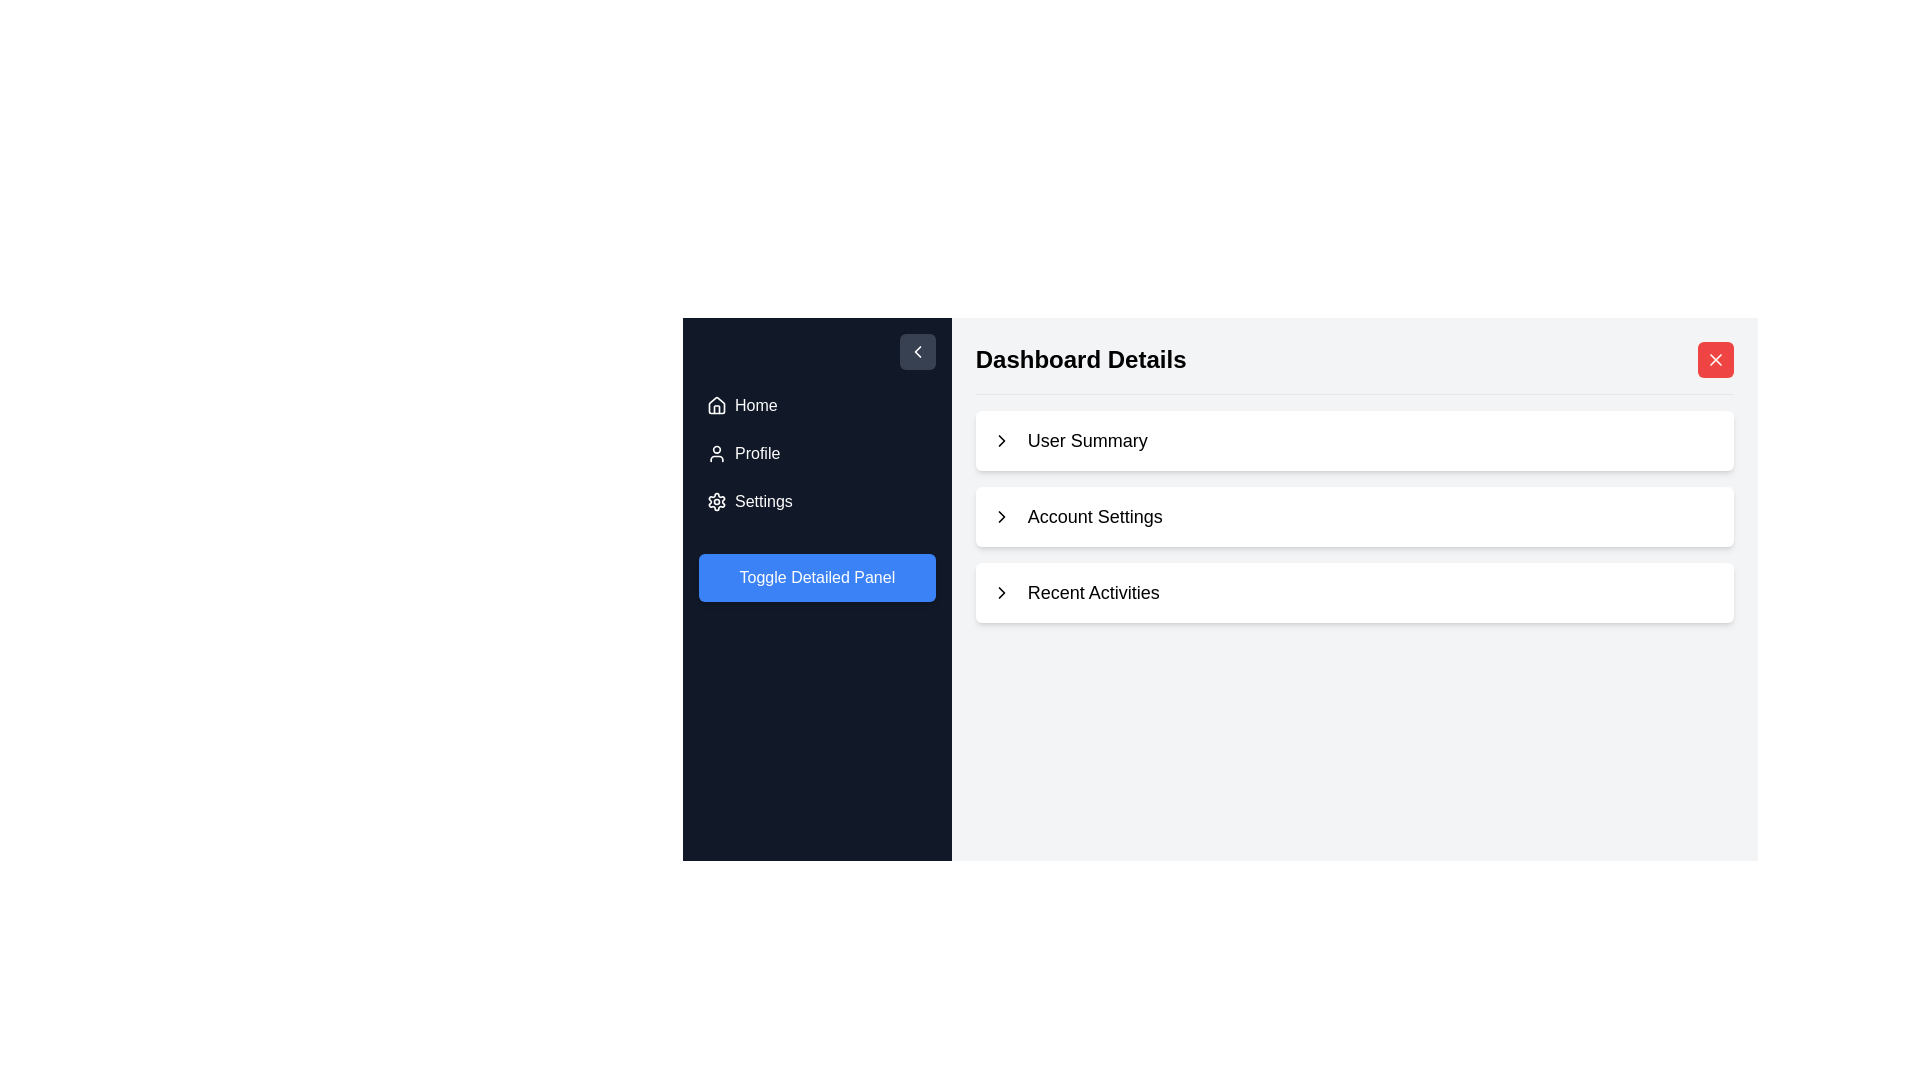 The width and height of the screenshot is (1920, 1080). What do you see at coordinates (1715, 358) in the screenshot?
I see `the close button located at the upper right corner of the 'Dashboard Details' section` at bounding box center [1715, 358].